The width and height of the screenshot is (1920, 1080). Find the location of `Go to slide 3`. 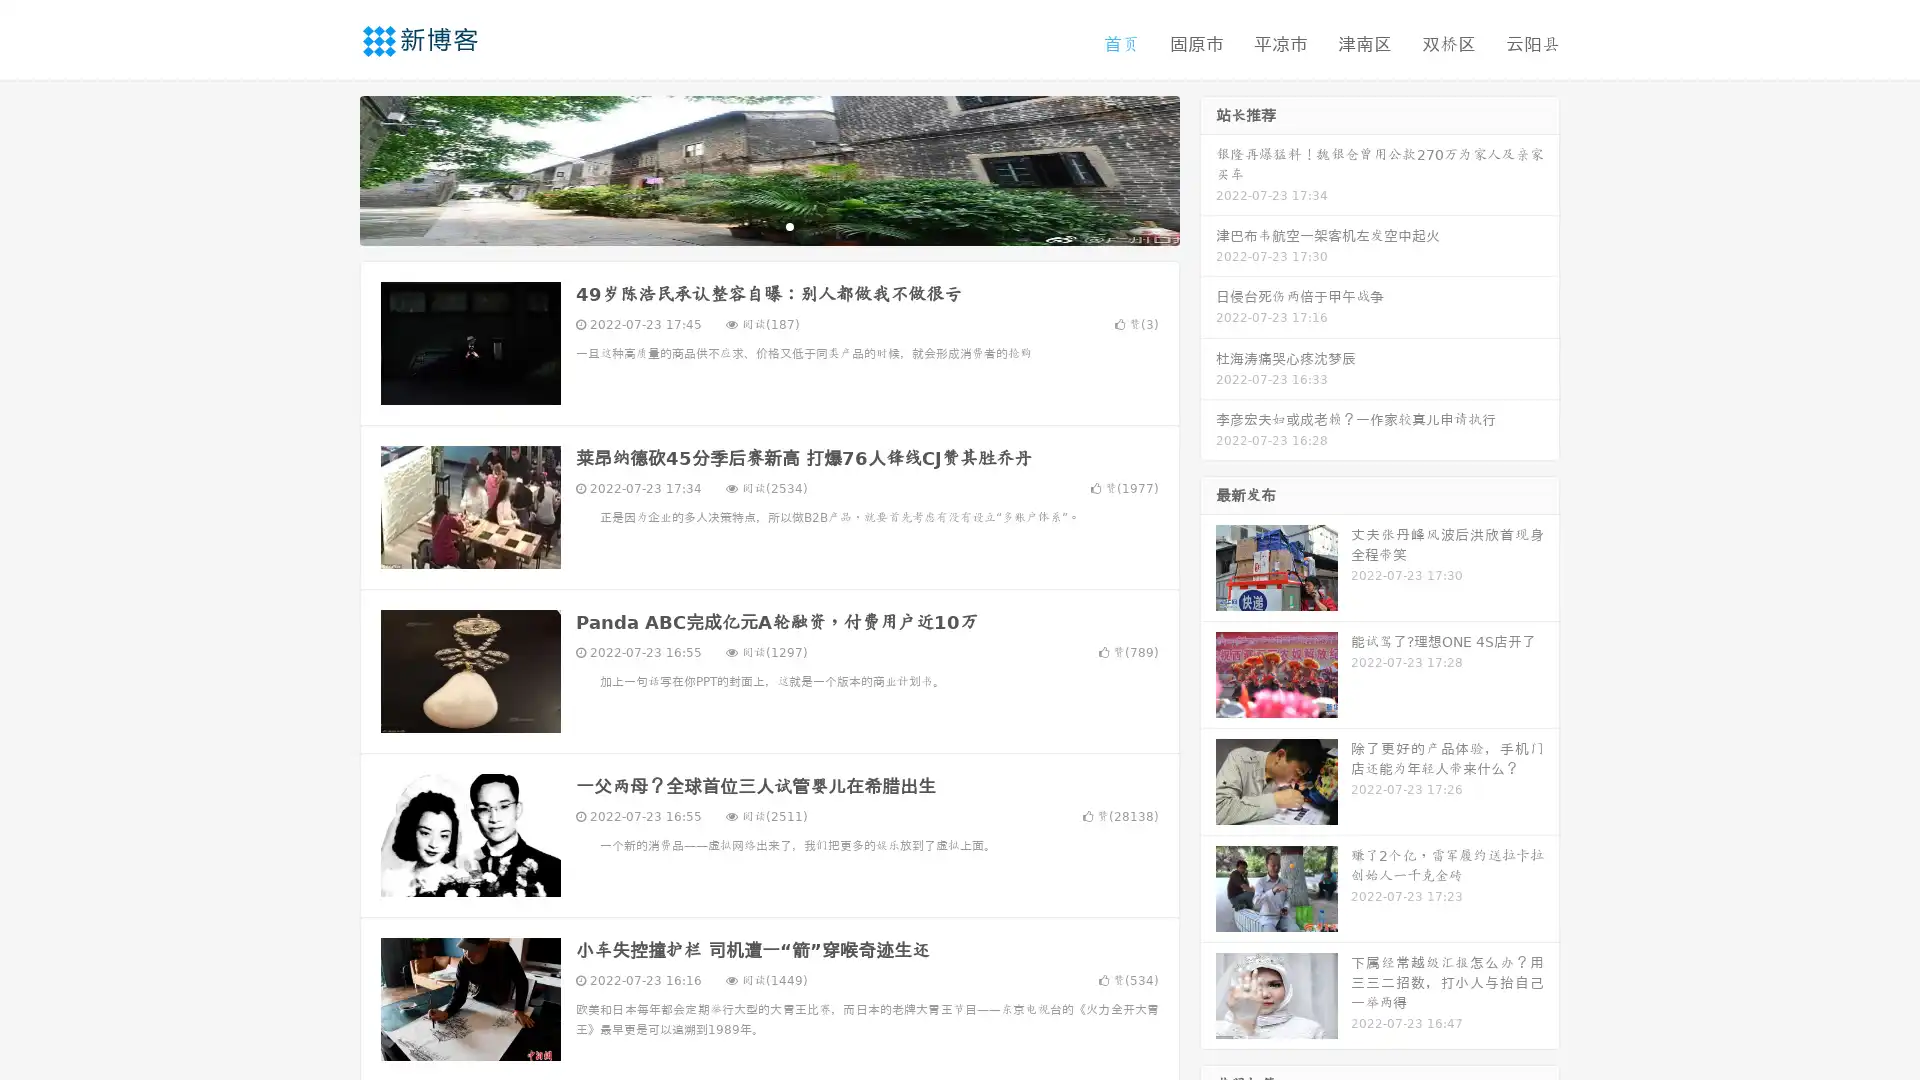

Go to slide 3 is located at coordinates (789, 225).